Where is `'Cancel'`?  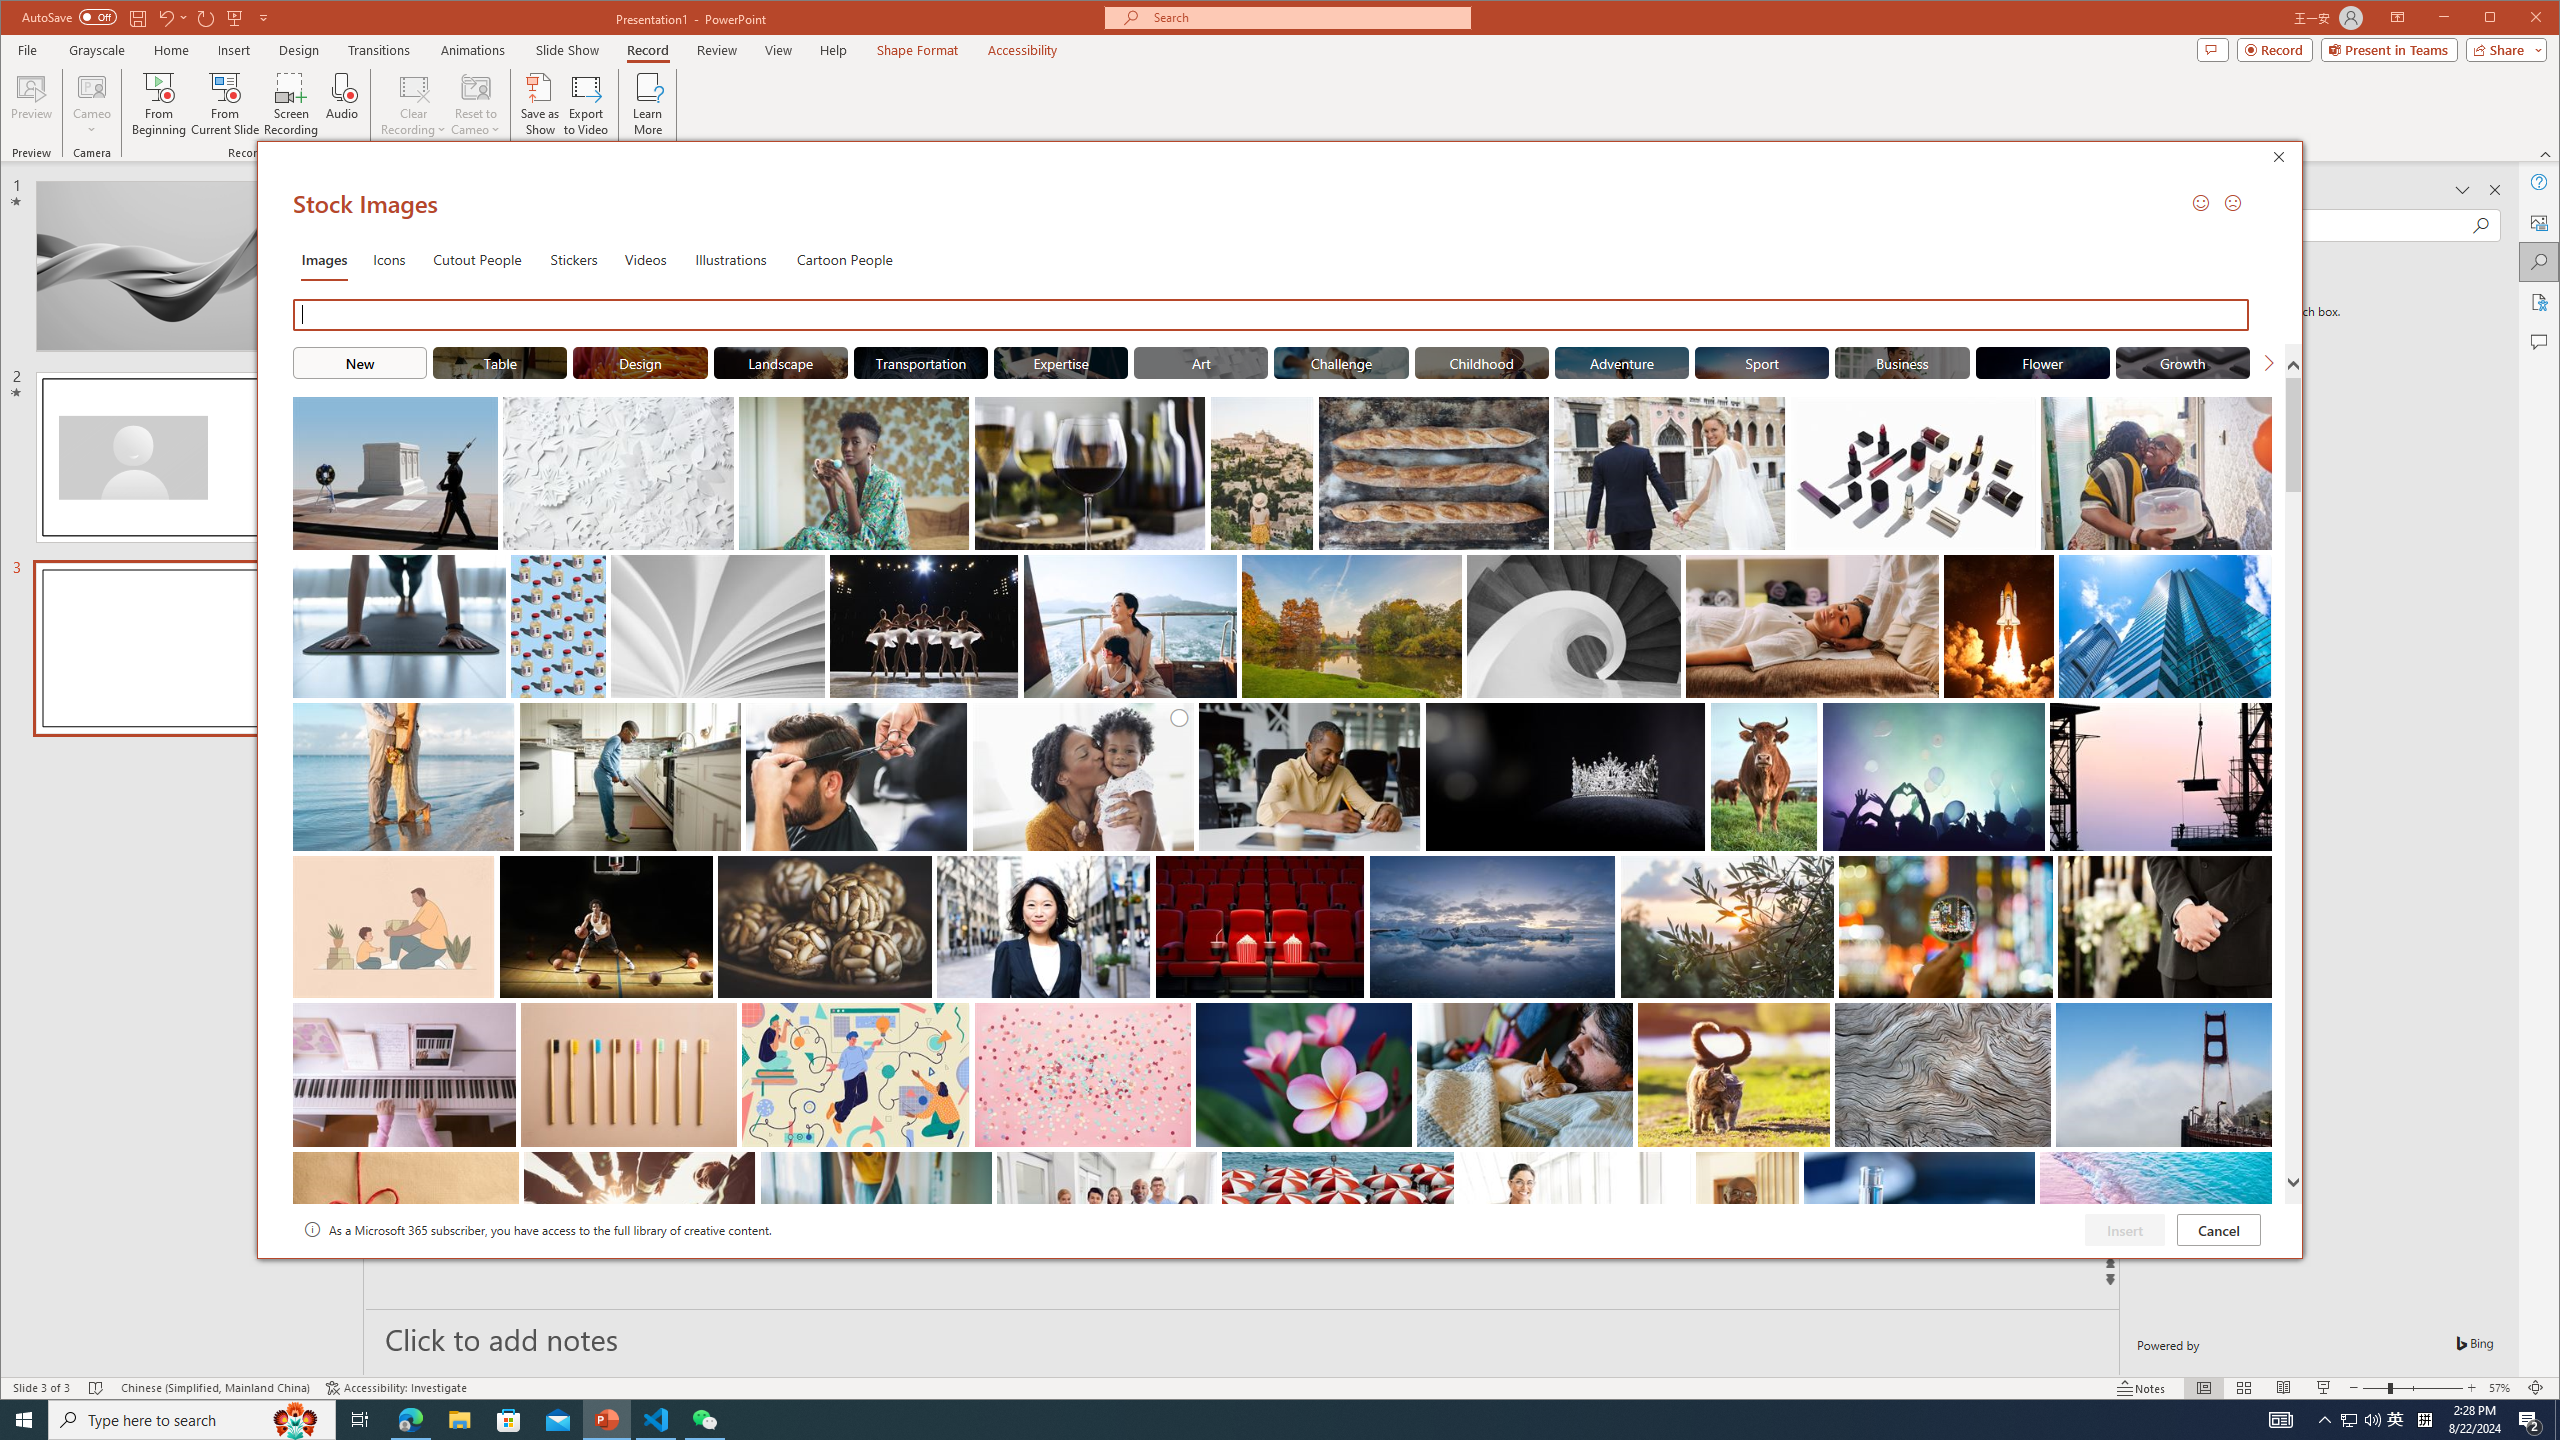
'Cancel' is located at coordinates (2217, 1229).